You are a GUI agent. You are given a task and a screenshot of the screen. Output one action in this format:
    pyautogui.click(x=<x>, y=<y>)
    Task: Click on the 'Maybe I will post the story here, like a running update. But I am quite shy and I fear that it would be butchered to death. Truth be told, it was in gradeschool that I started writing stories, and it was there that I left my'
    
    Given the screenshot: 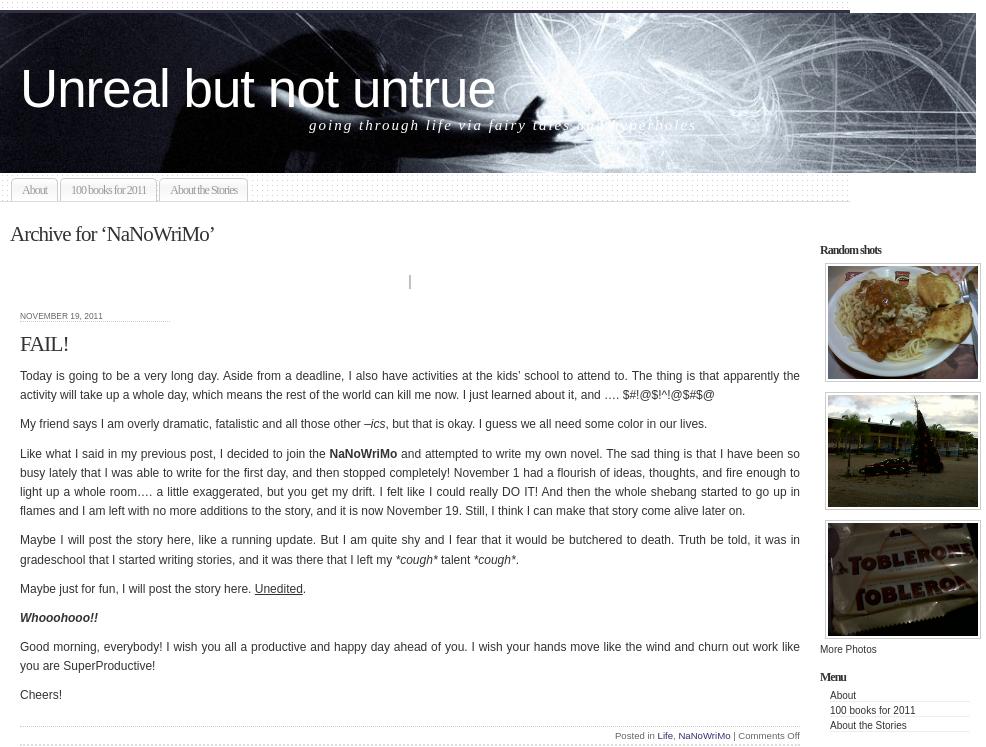 What is the action you would take?
    pyautogui.click(x=408, y=548)
    